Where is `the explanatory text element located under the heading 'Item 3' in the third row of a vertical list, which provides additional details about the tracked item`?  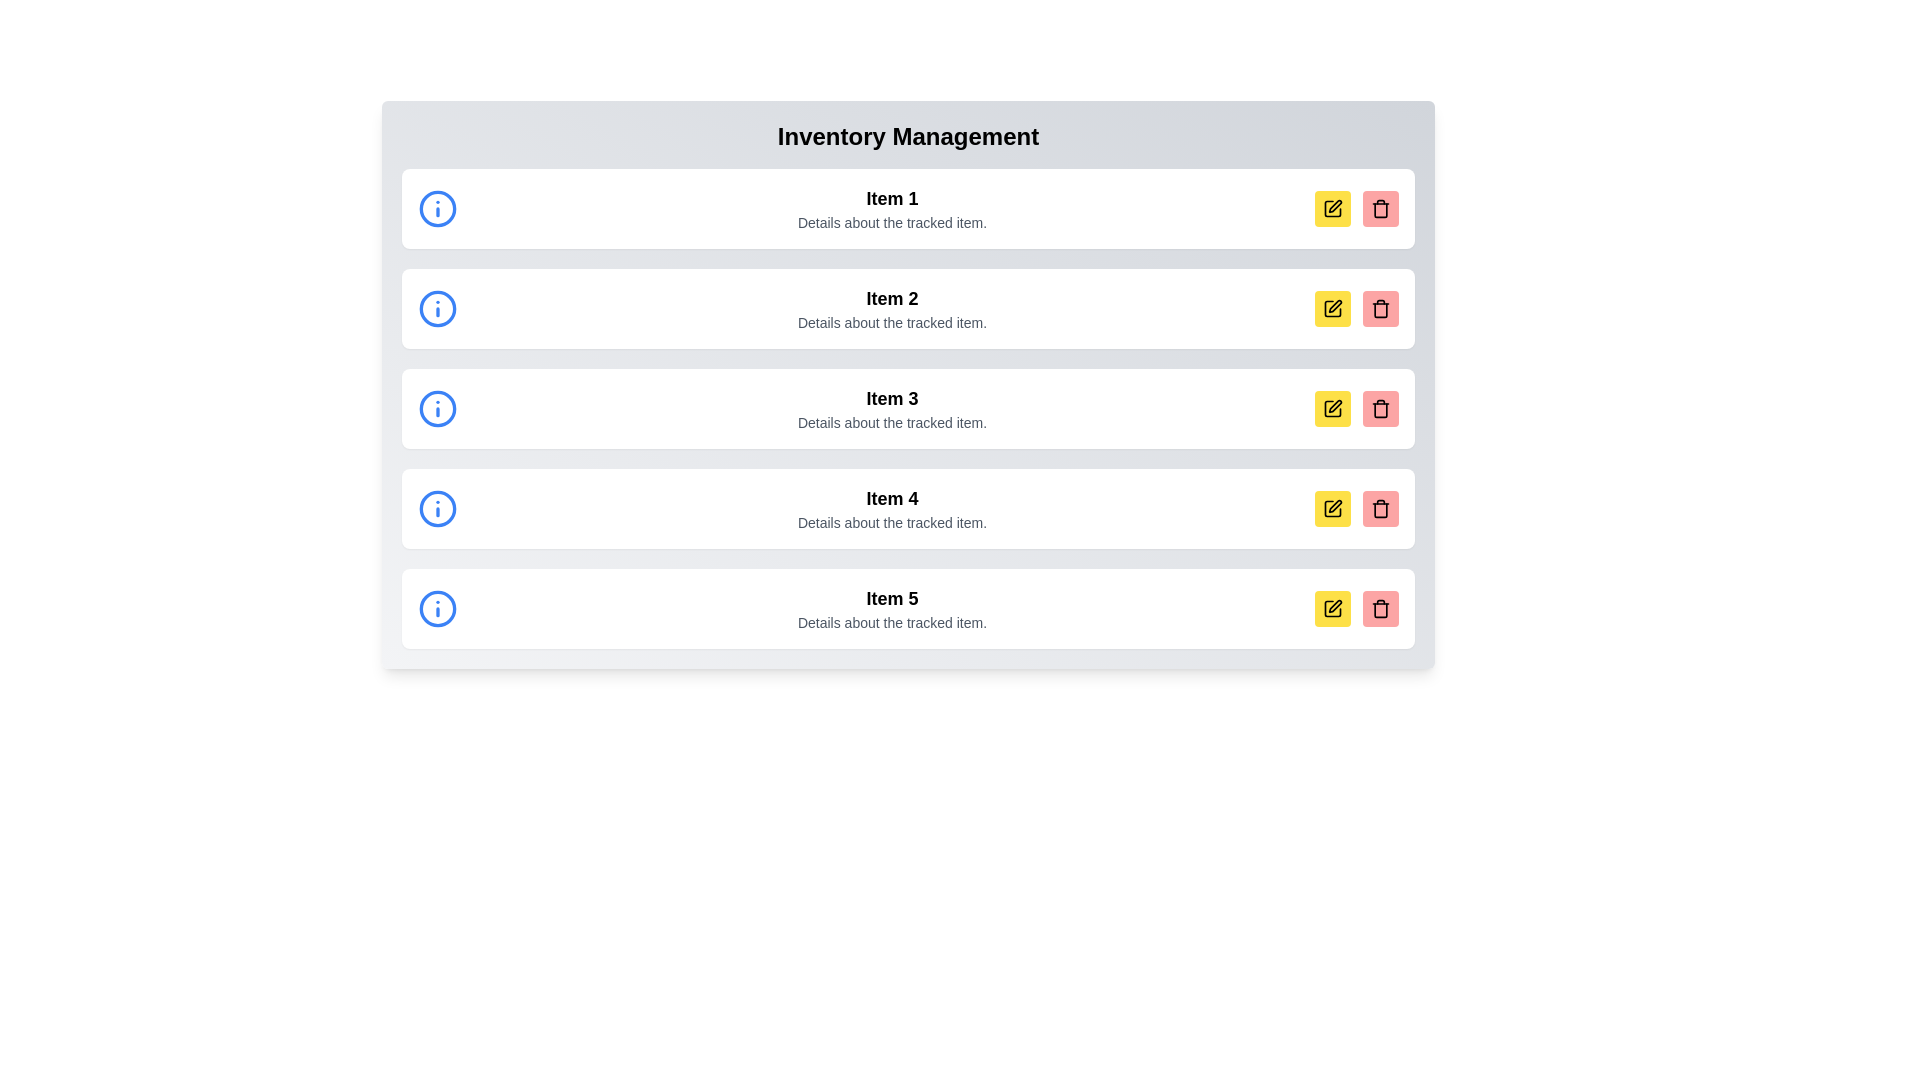 the explanatory text element located under the heading 'Item 3' in the third row of a vertical list, which provides additional details about the tracked item is located at coordinates (891, 422).